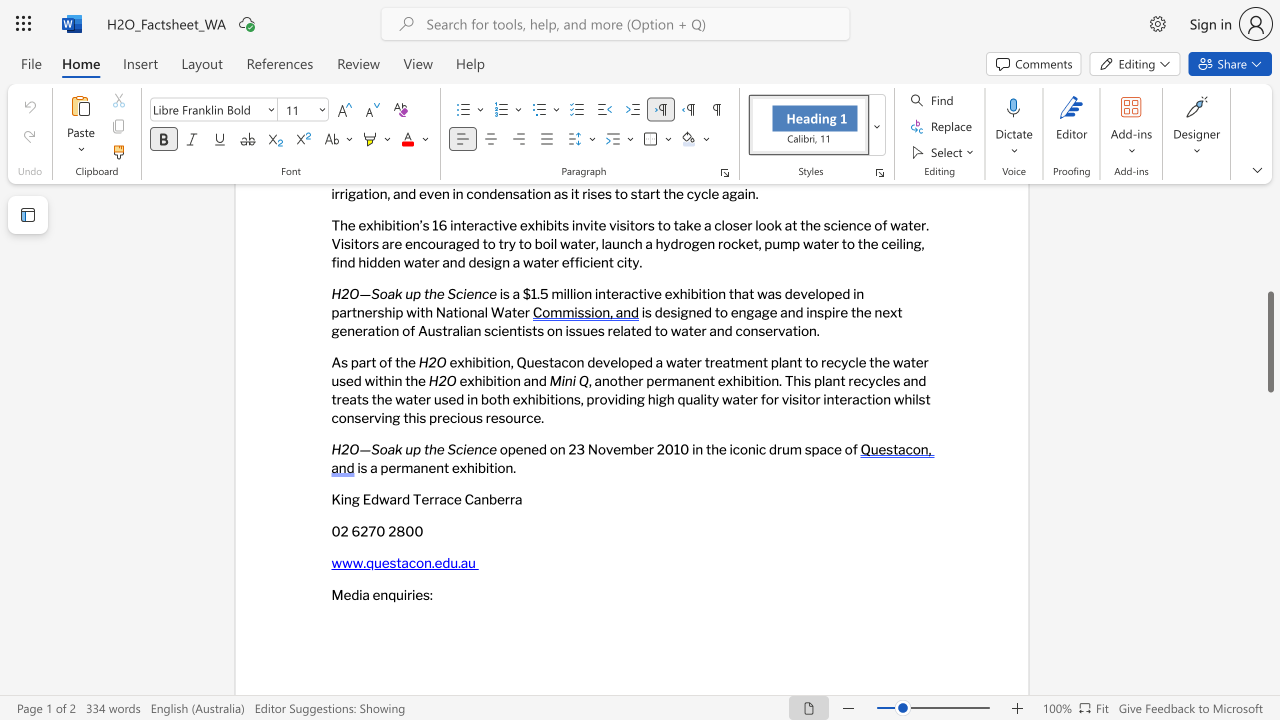 This screenshot has height=720, width=1280. What do you see at coordinates (1269, 341) in the screenshot?
I see `the scrollbar and move up 170 pixels` at bounding box center [1269, 341].